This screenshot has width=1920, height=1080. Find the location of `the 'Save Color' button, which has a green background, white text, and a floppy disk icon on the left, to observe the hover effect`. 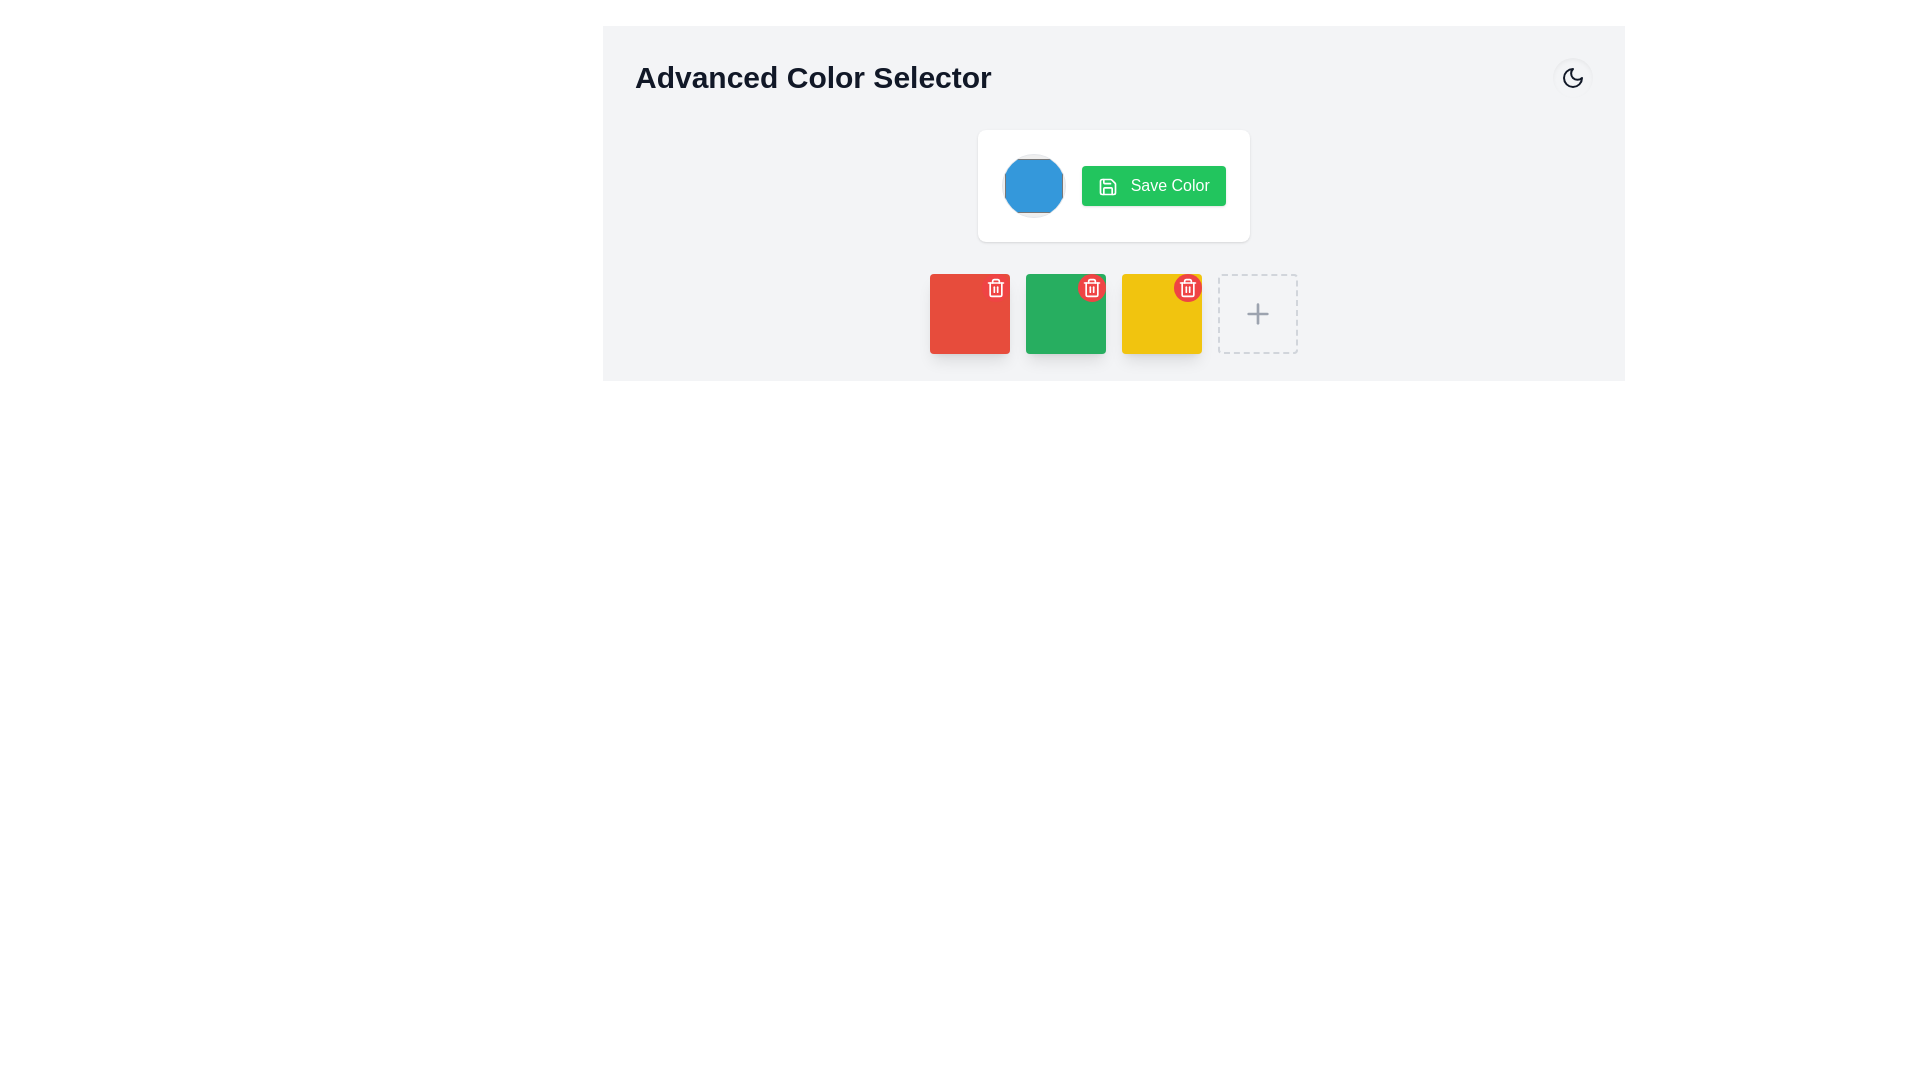

the 'Save Color' button, which has a green background, white text, and a floppy disk icon on the left, to observe the hover effect is located at coordinates (1153, 185).